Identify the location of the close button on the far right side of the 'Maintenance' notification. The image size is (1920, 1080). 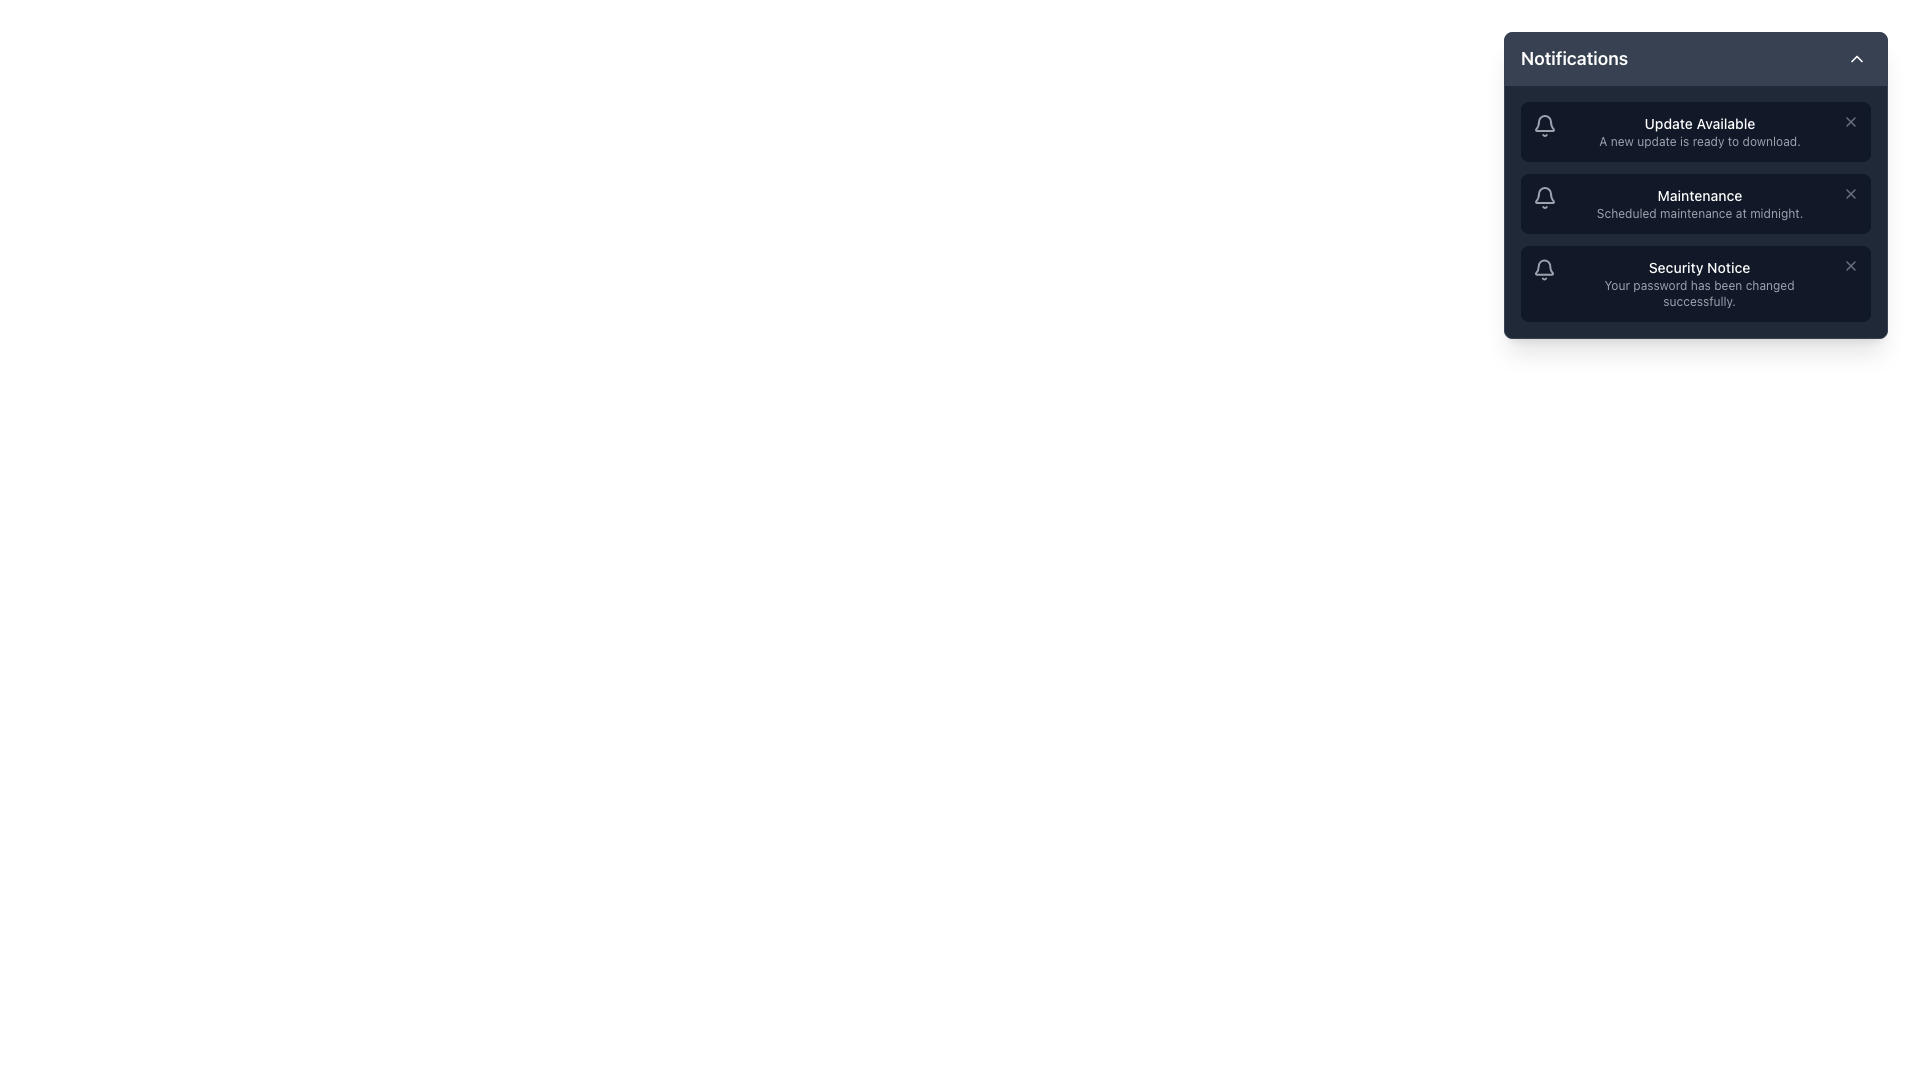
(1850, 193).